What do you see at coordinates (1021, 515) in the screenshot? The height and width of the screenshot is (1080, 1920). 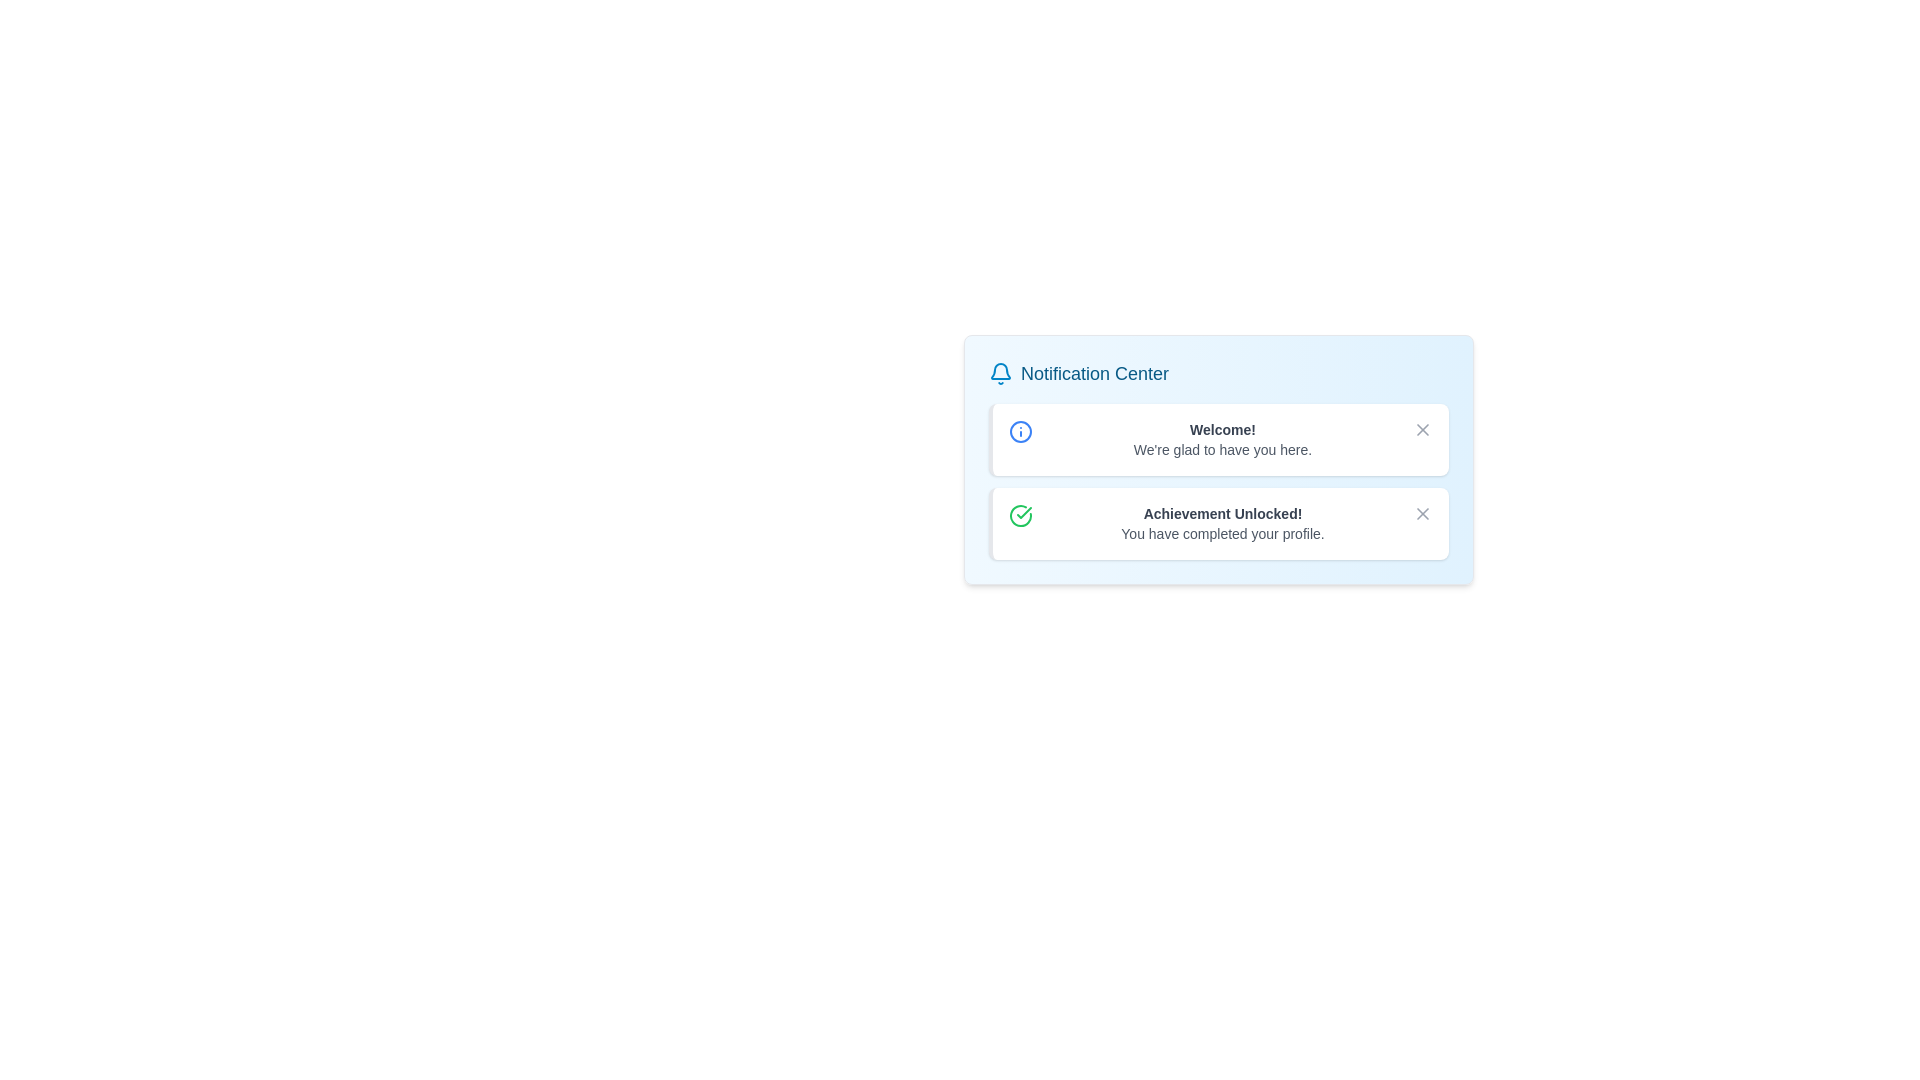 I see `the achievement icon located on the left side of the notification labeled 'Achievement Unlocked! You have completed your profile.'` at bounding box center [1021, 515].